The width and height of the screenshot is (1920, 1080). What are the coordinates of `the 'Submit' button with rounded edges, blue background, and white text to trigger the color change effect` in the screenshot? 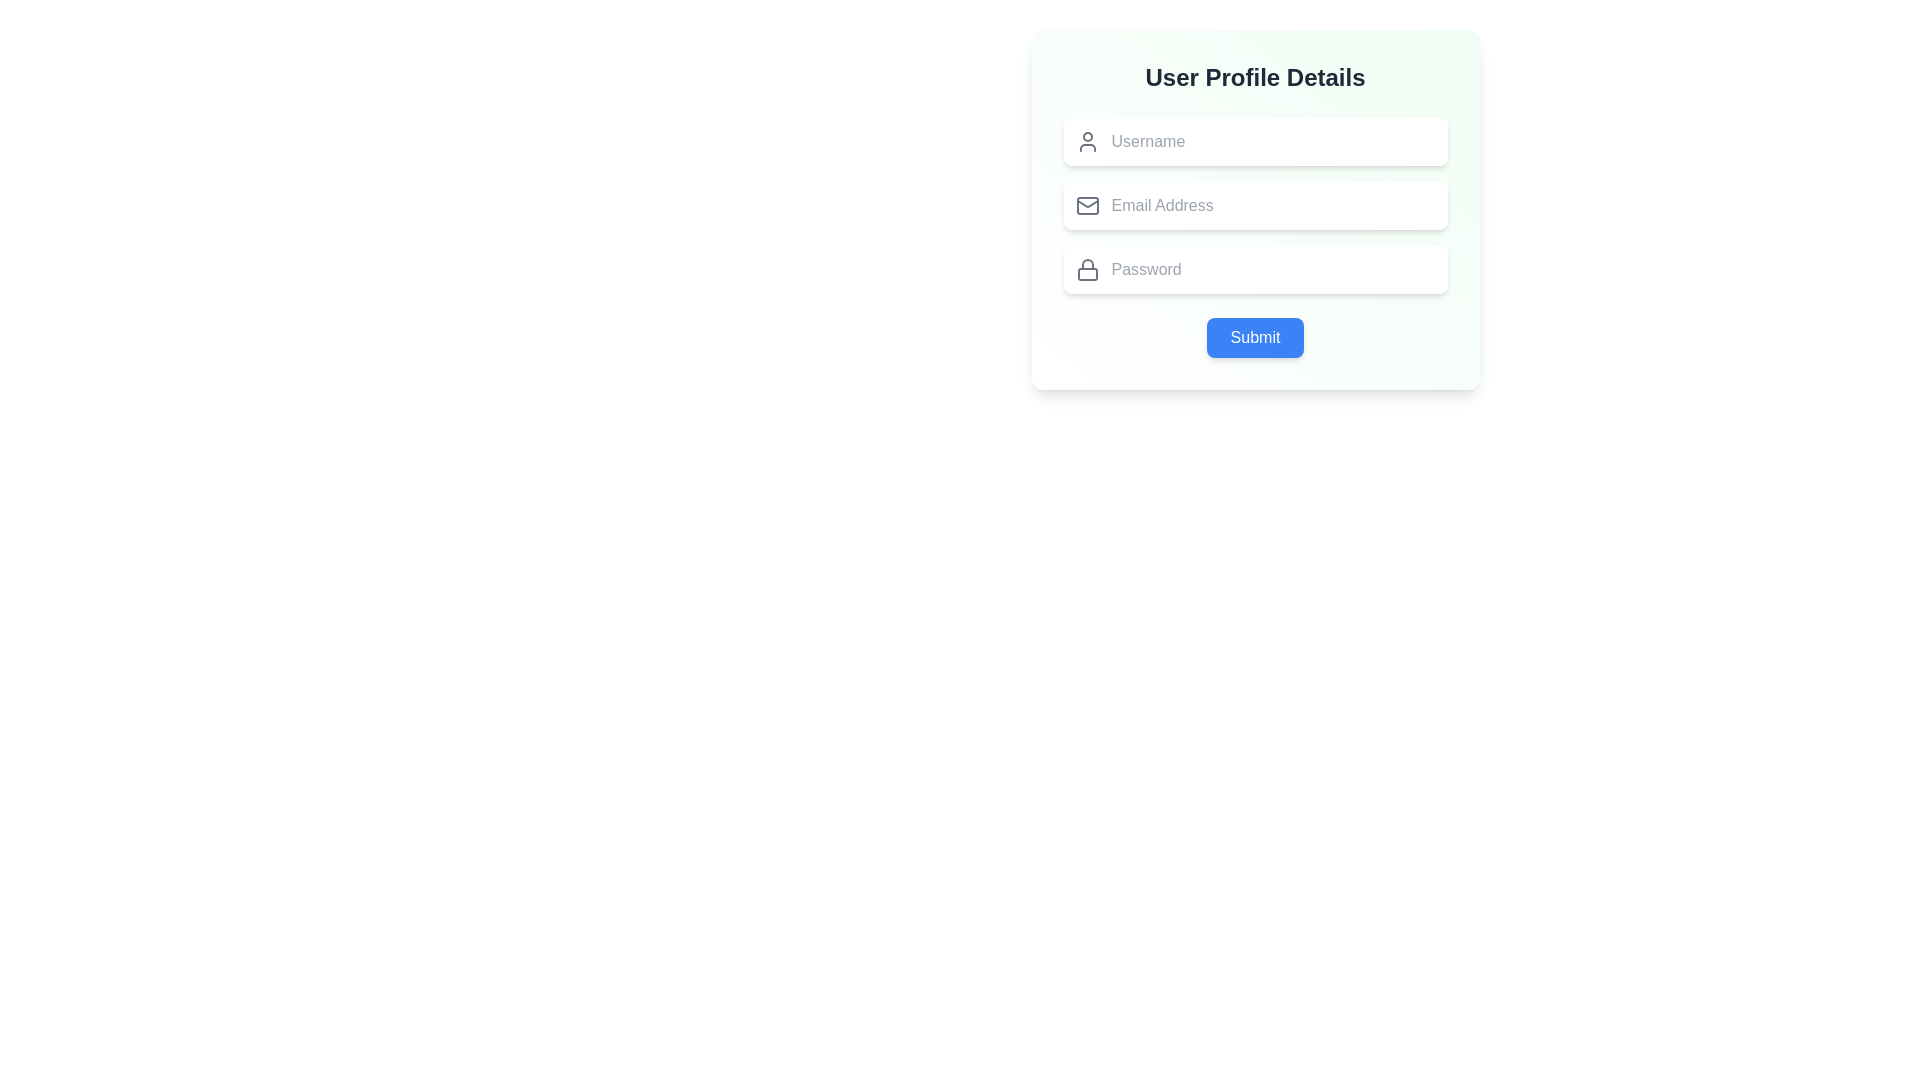 It's located at (1254, 337).